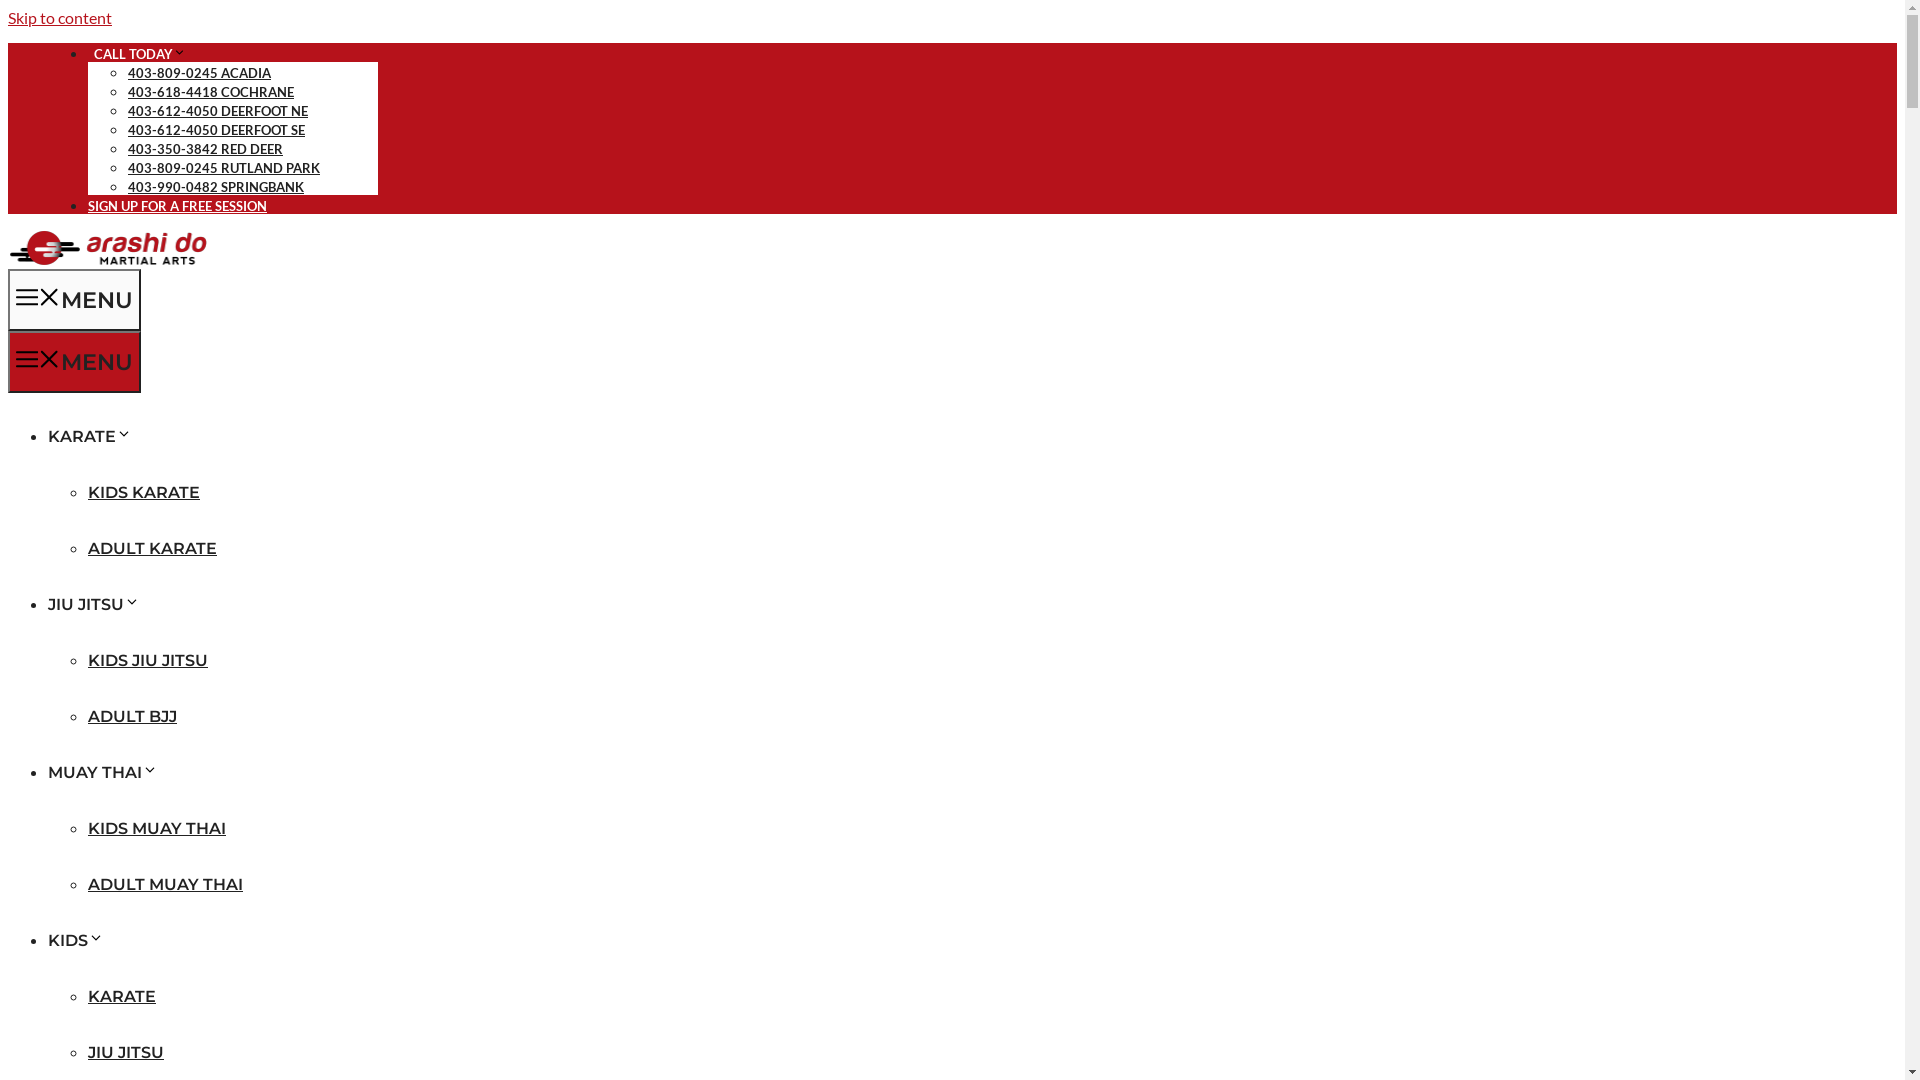 The width and height of the screenshot is (1920, 1080). I want to click on 'KIDS KARATE', so click(143, 492).